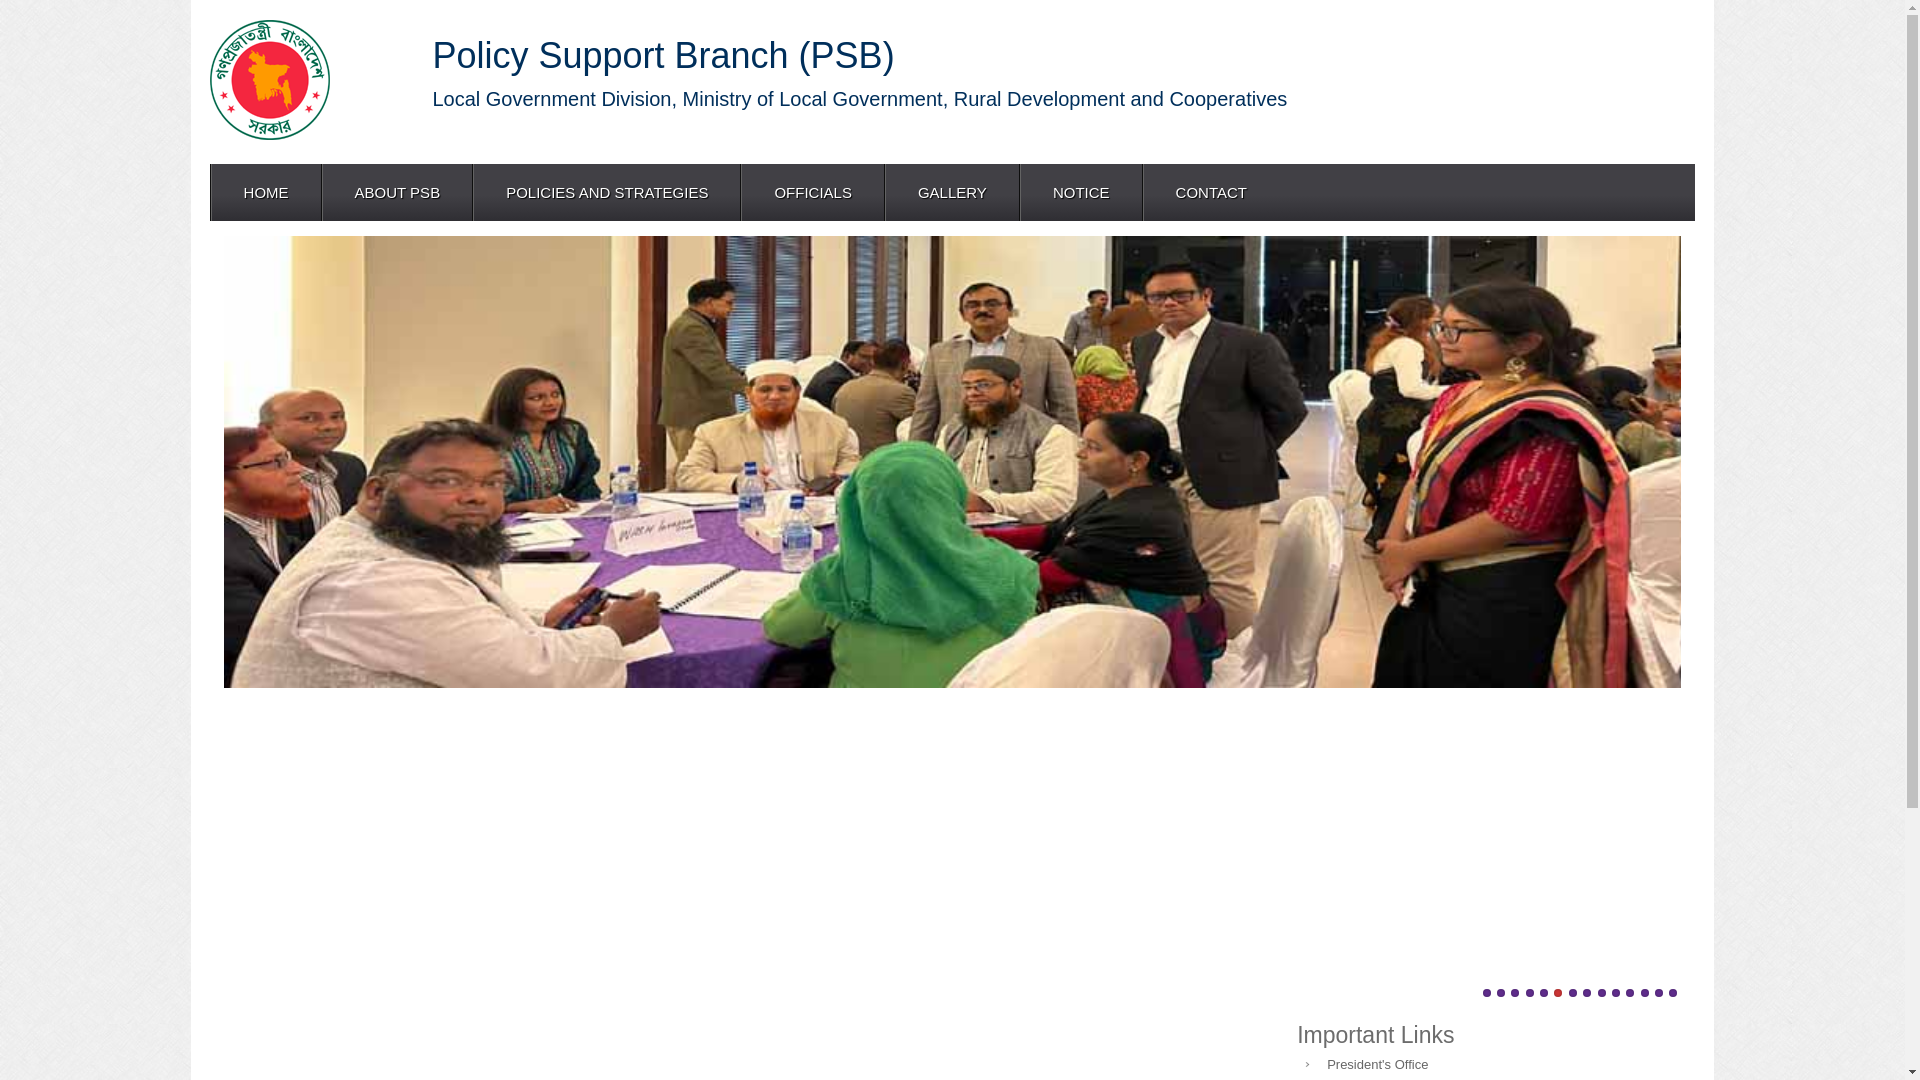 This screenshot has height=1080, width=1920. I want to click on '9', so click(1597, 992).